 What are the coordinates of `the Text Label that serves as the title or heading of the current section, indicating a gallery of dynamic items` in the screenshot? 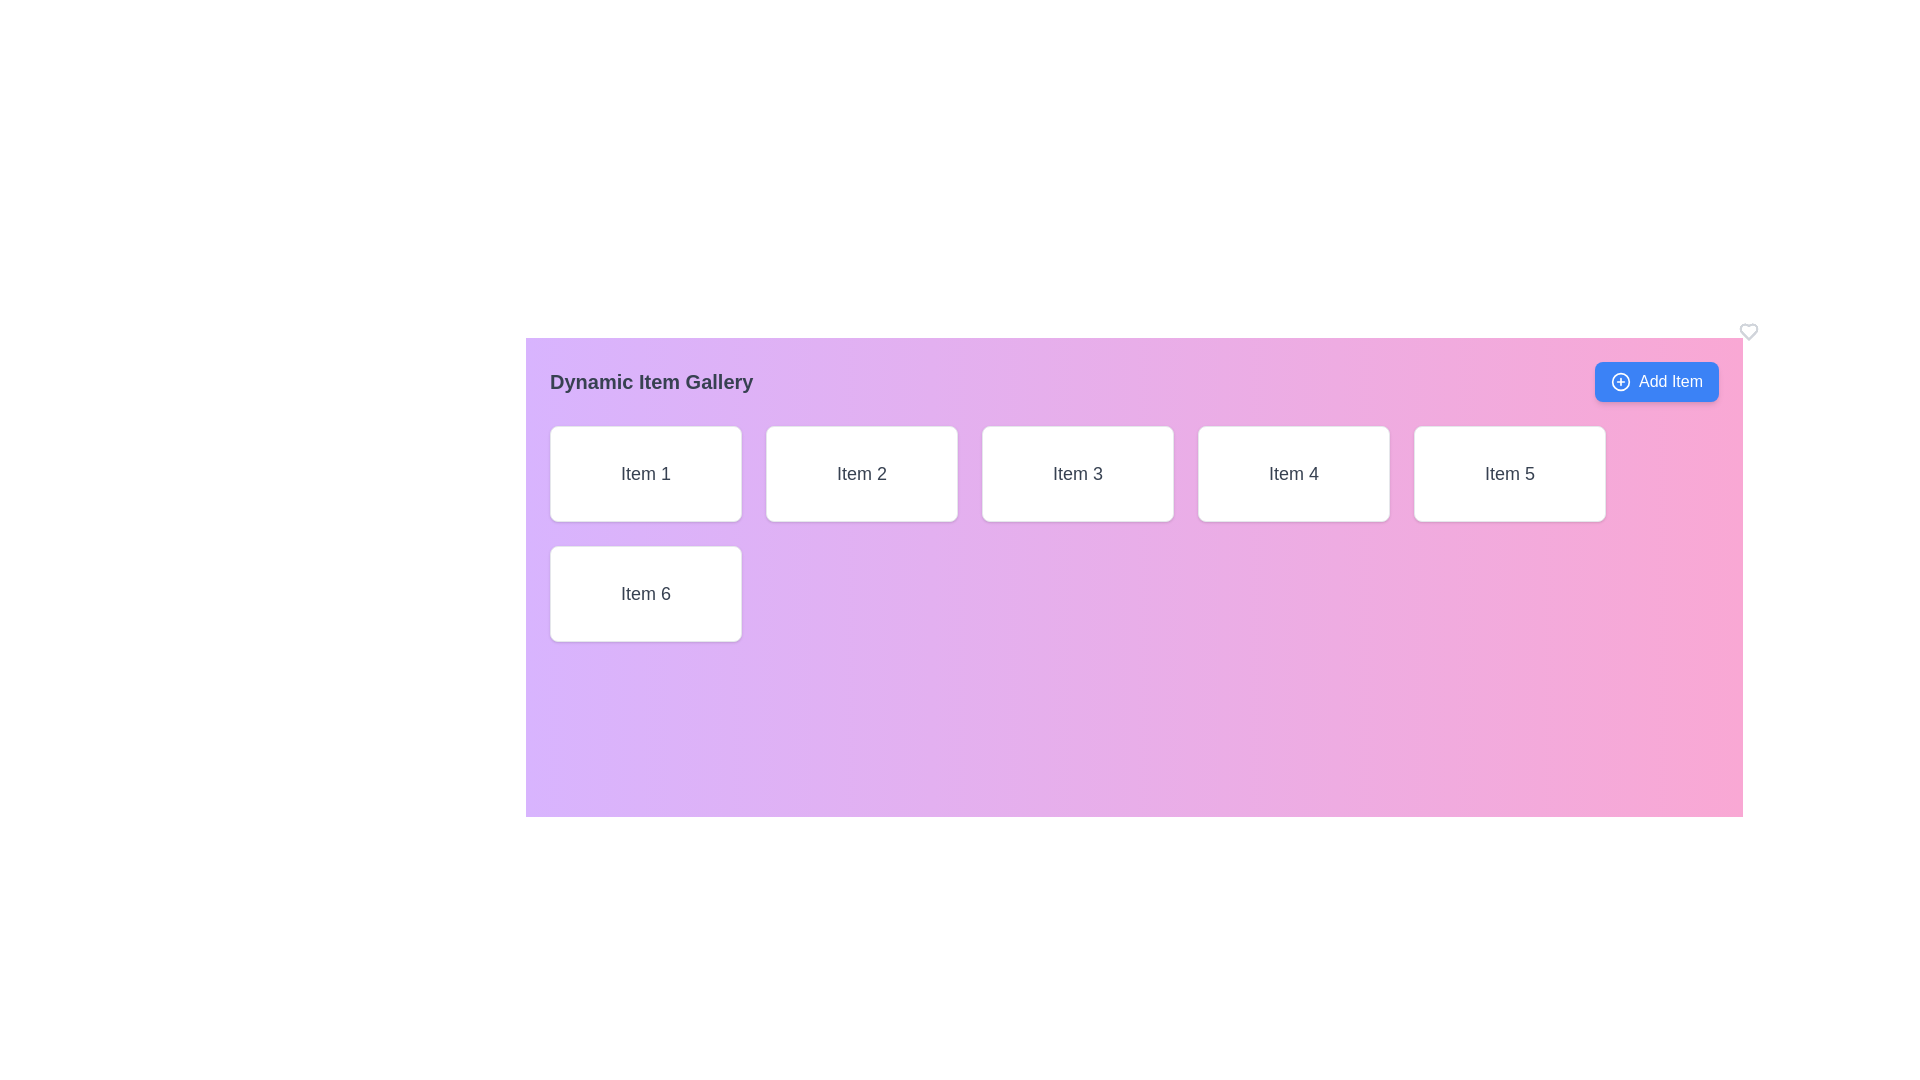 It's located at (651, 381).